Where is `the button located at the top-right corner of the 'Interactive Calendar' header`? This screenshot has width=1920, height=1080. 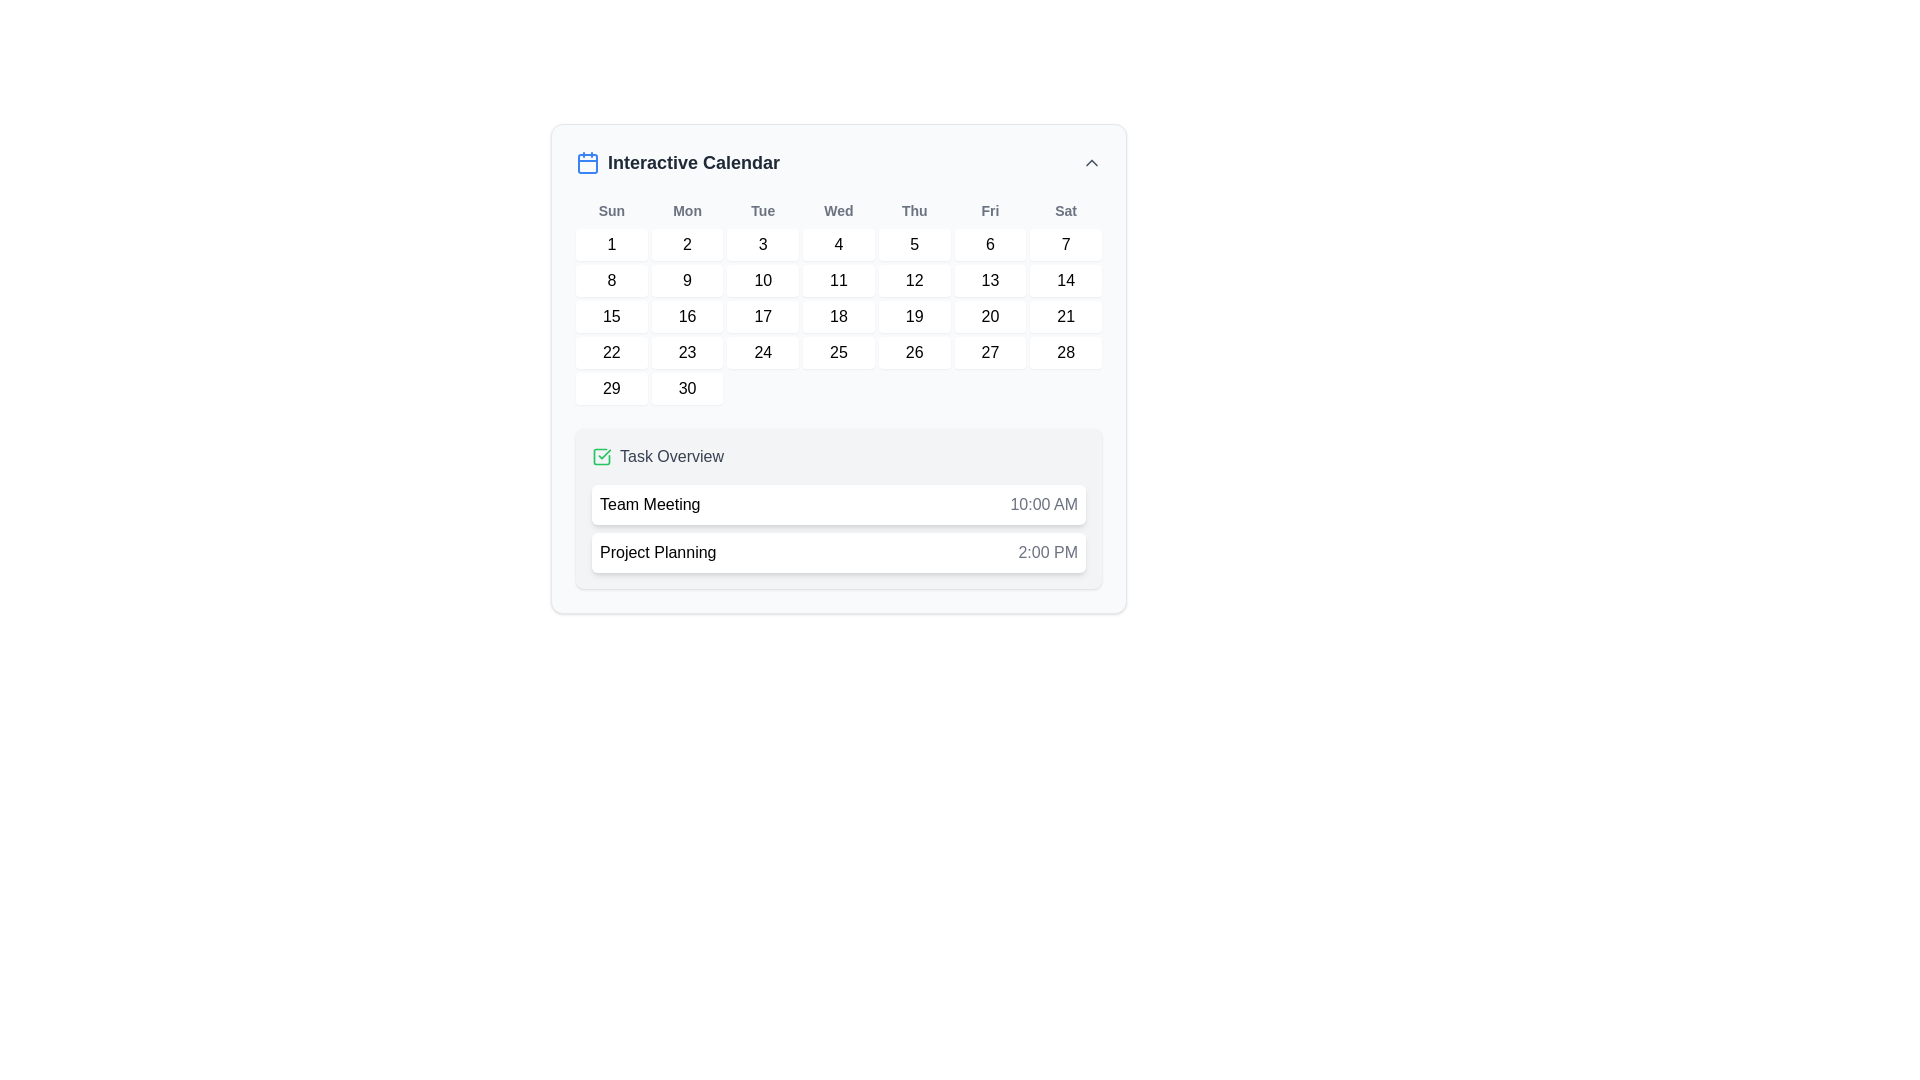
the button located at the top-right corner of the 'Interactive Calendar' header is located at coordinates (1090, 161).